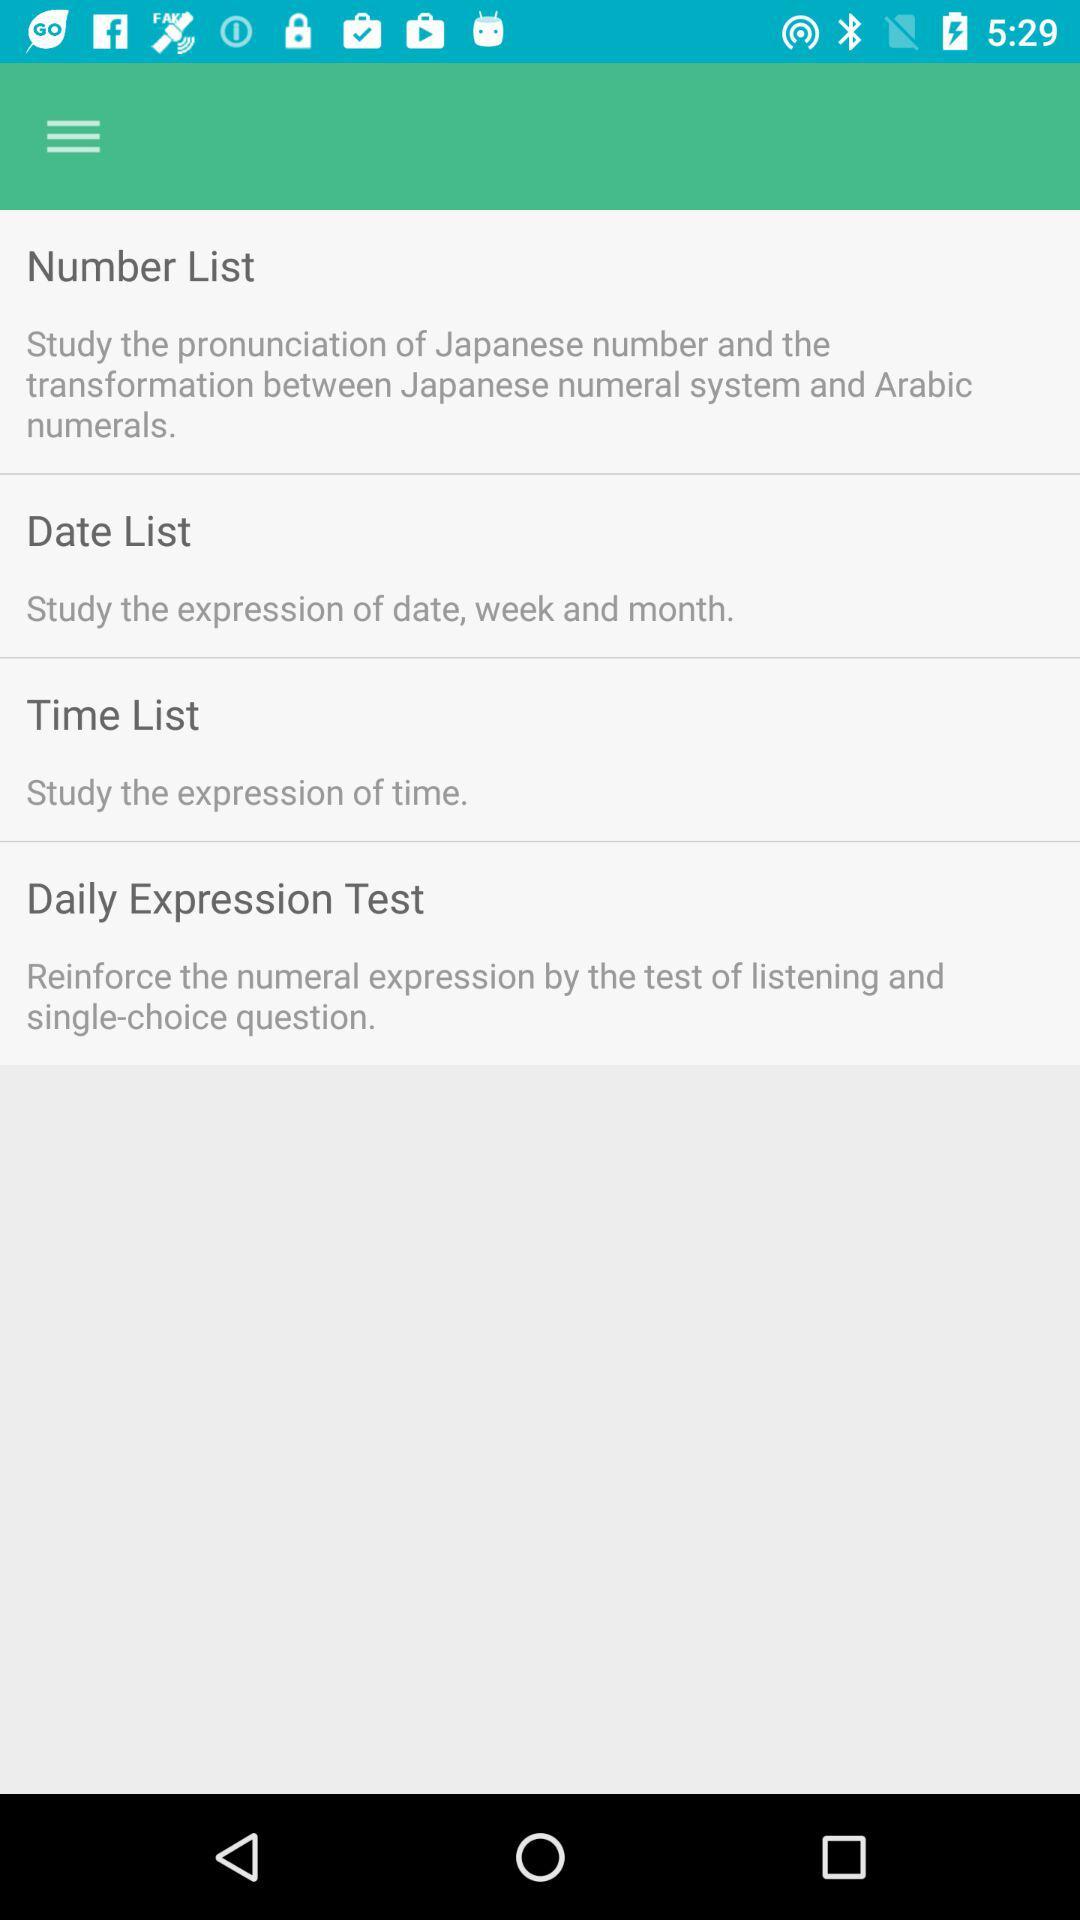  What do you see at coordinates (72, 135) in the screenshot?
I see `app above number list` at bounding box center [72, 135].